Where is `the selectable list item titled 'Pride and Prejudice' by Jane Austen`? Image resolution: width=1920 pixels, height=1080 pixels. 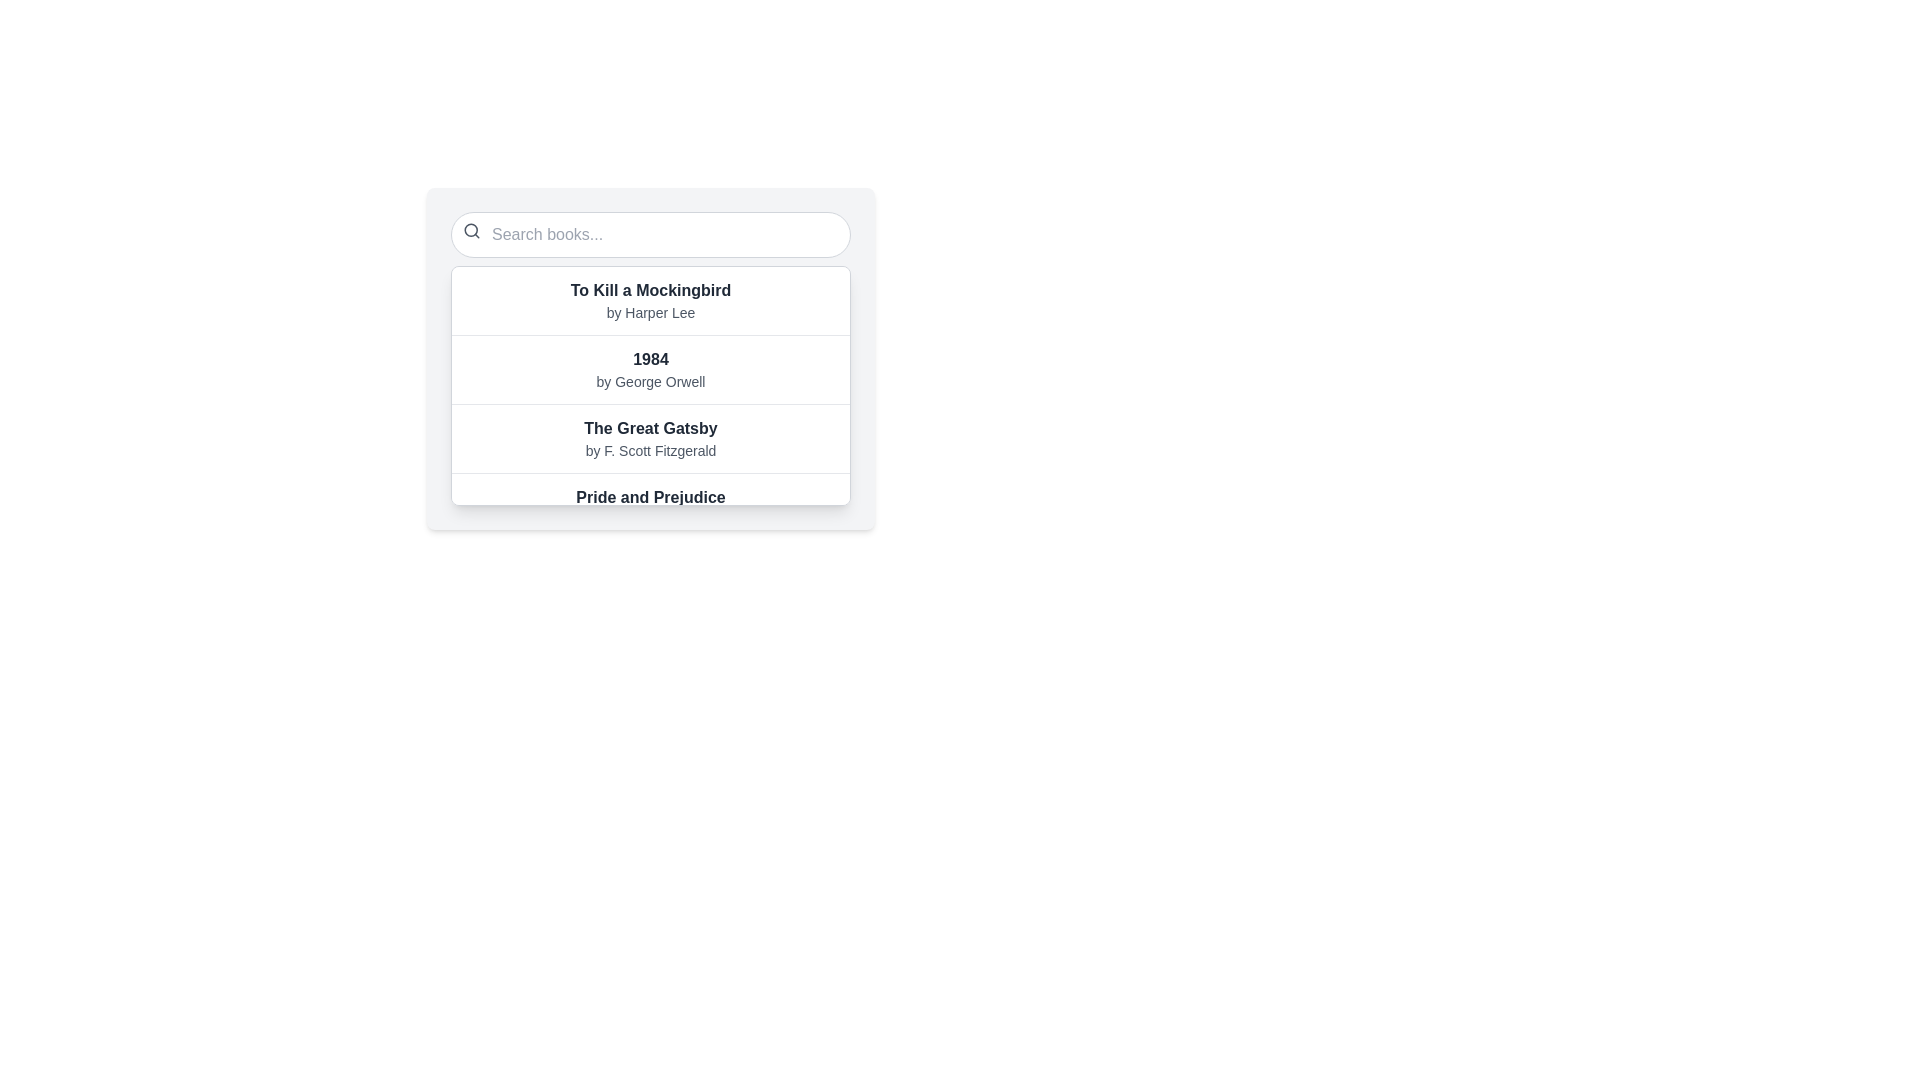 the selectable list item titled 'Pride and Prejudice' by Jane Austen is located at coordinates (651, 506).